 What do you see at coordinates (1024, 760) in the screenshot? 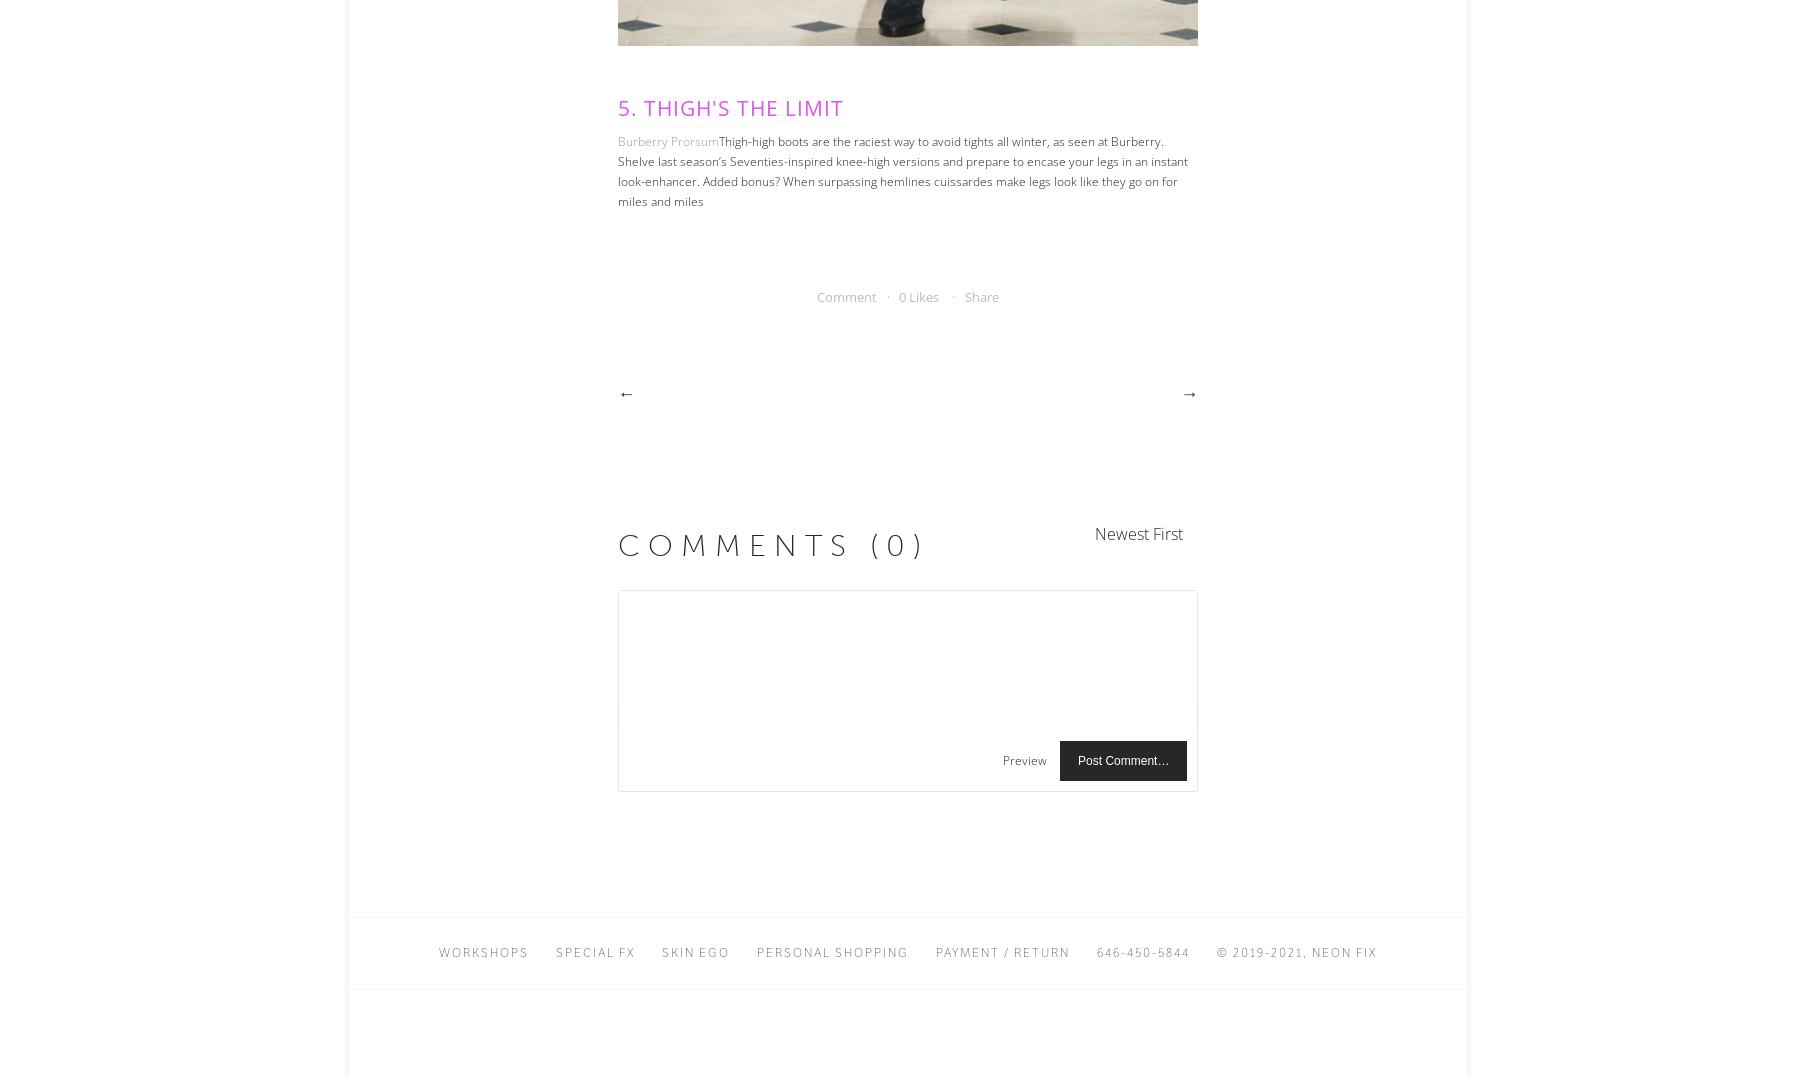
I see `'Preview'` at bounding box center [1024, 760].